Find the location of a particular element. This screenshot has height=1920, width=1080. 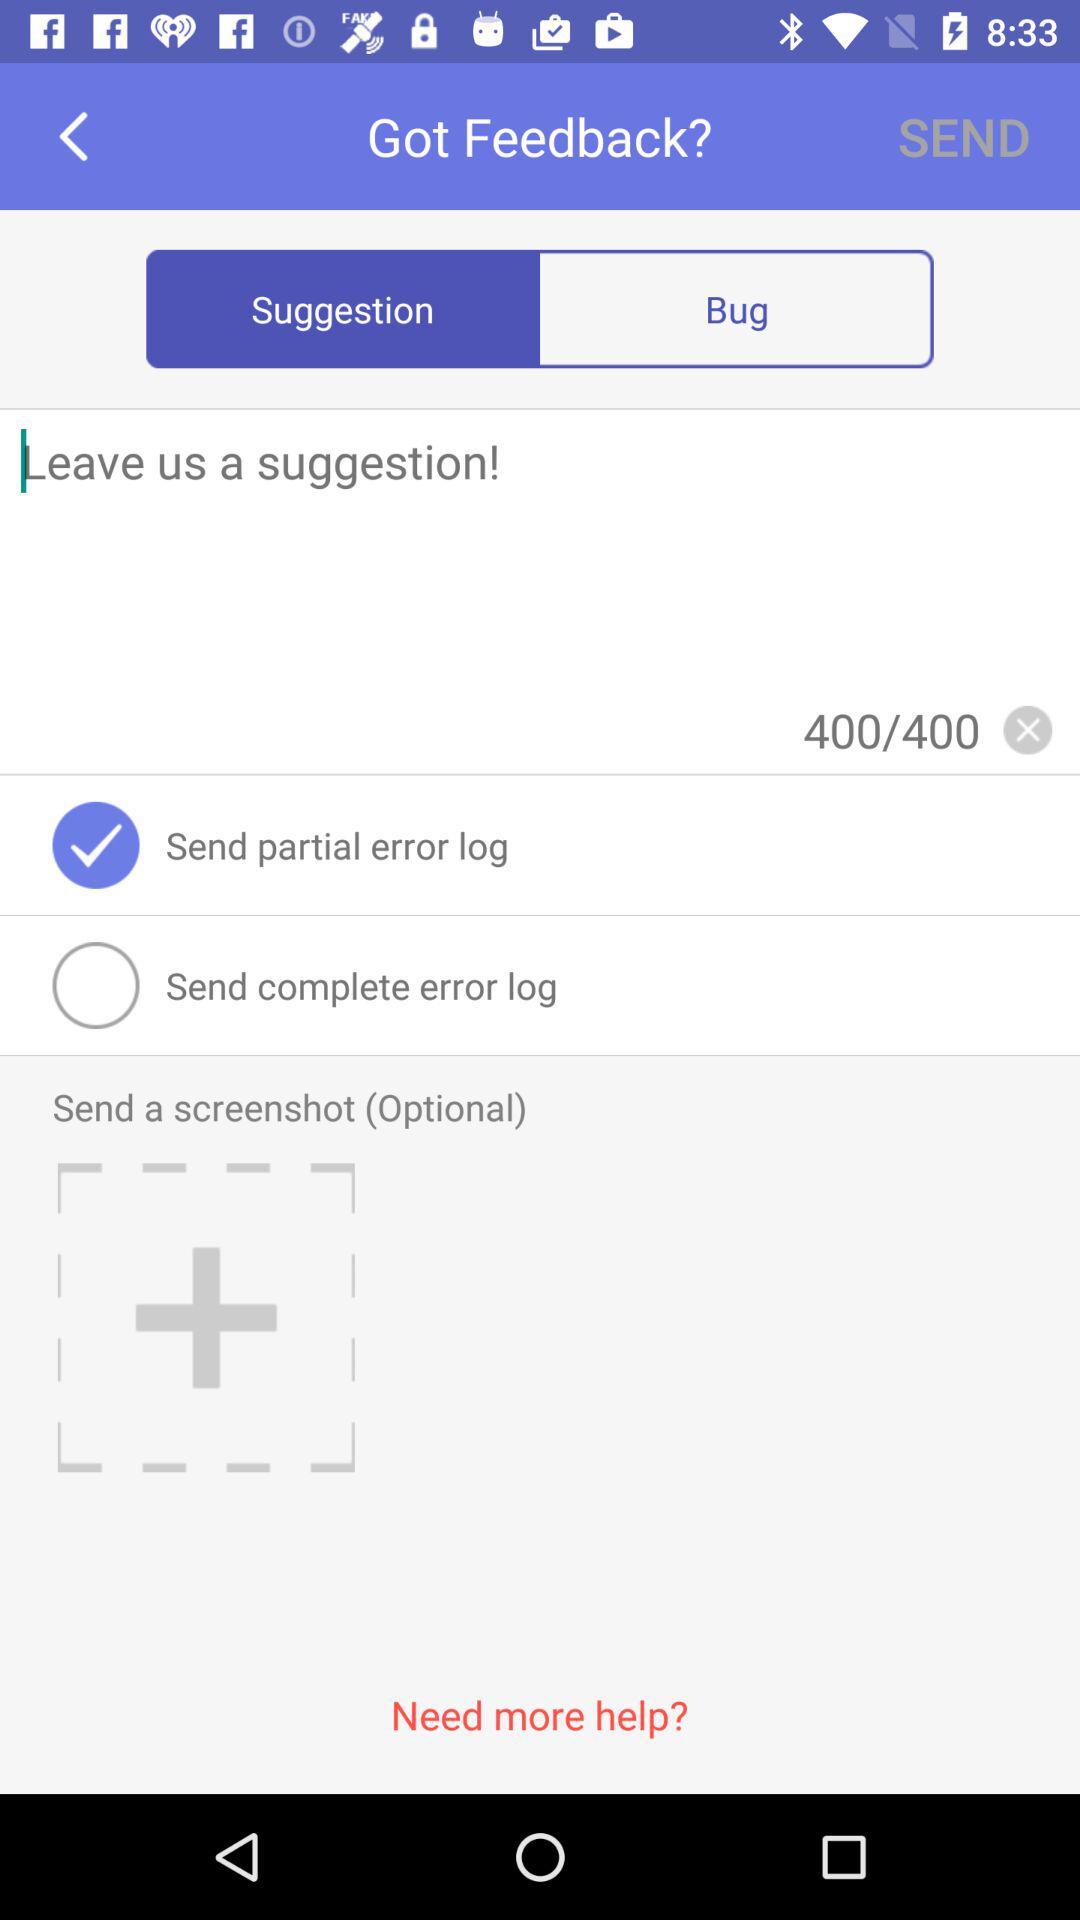

the close icon is located at coordinates (1027, 728).